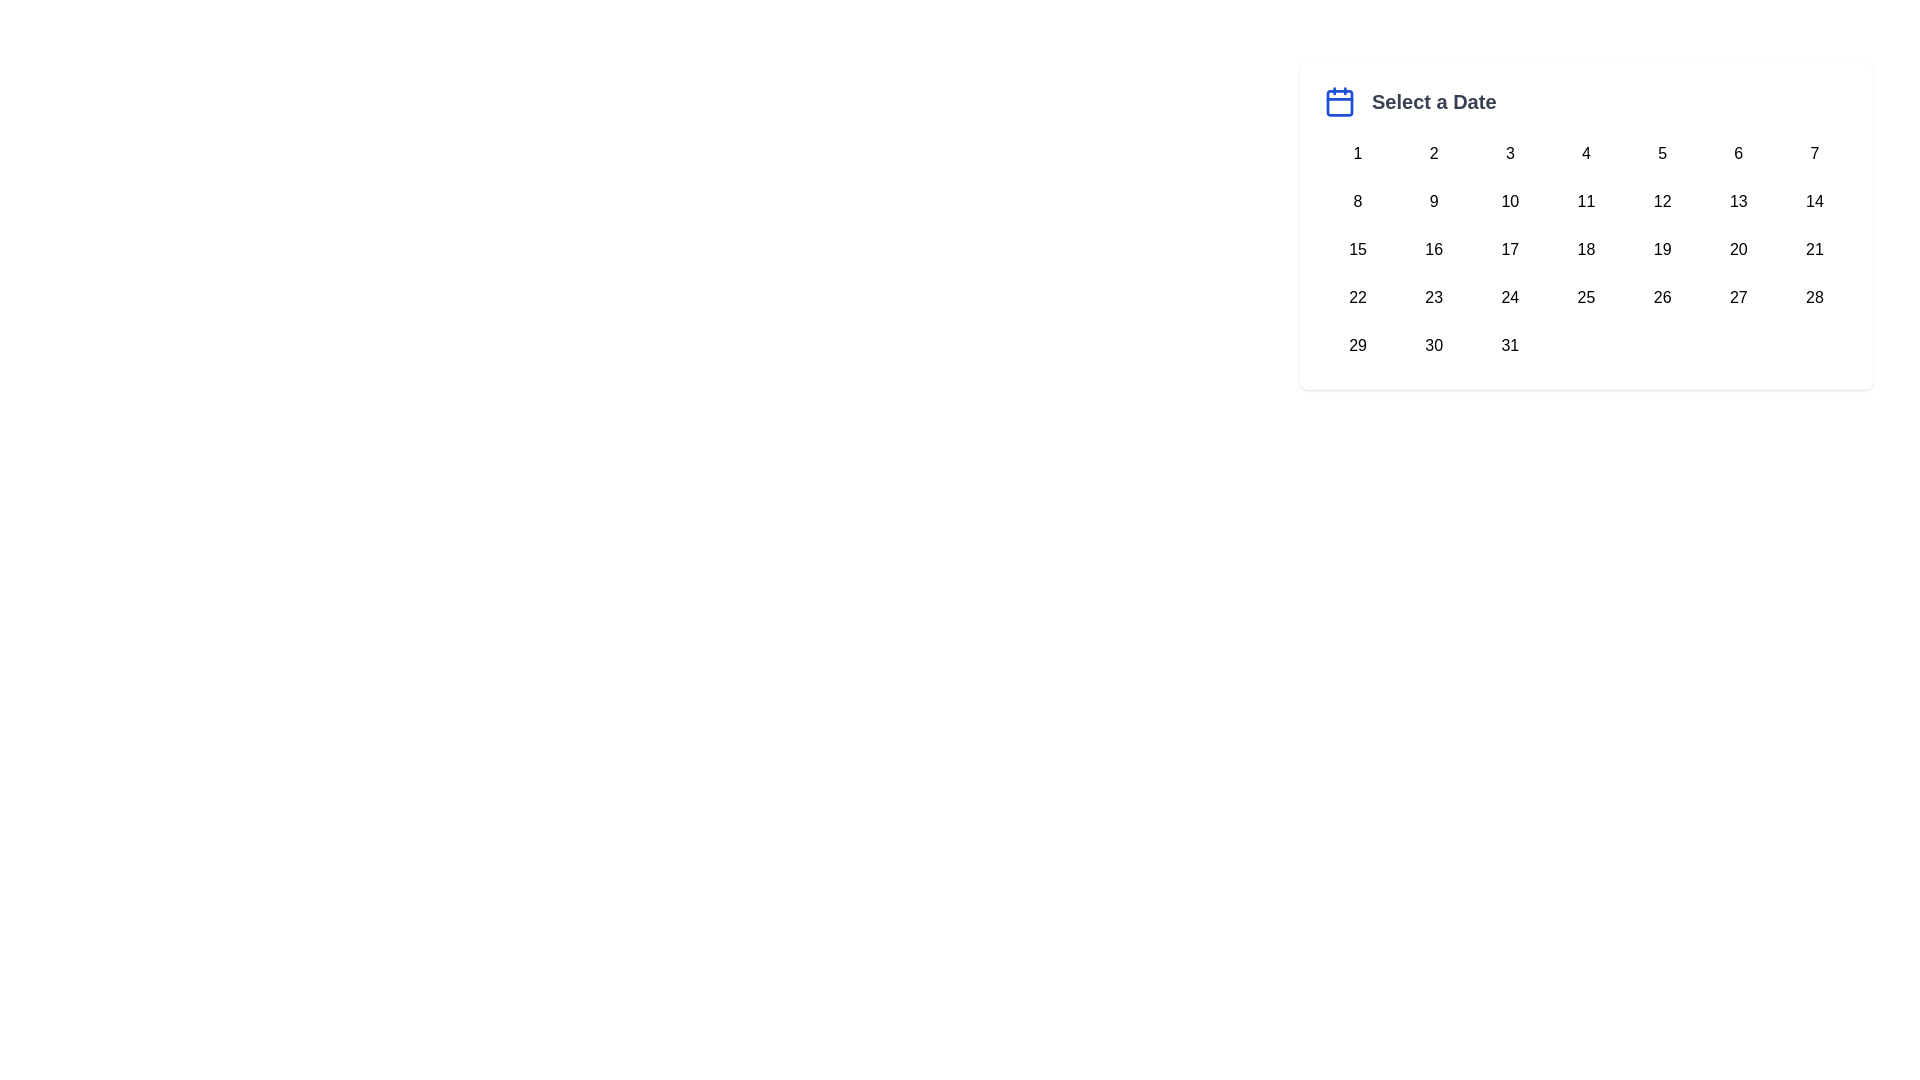 The image size is (1920, 1080). What do you see at coordinates (1433, 249) in the screenshot?
I see `the interactive button displaying the number '16'` at bounding box center [1433, 249].